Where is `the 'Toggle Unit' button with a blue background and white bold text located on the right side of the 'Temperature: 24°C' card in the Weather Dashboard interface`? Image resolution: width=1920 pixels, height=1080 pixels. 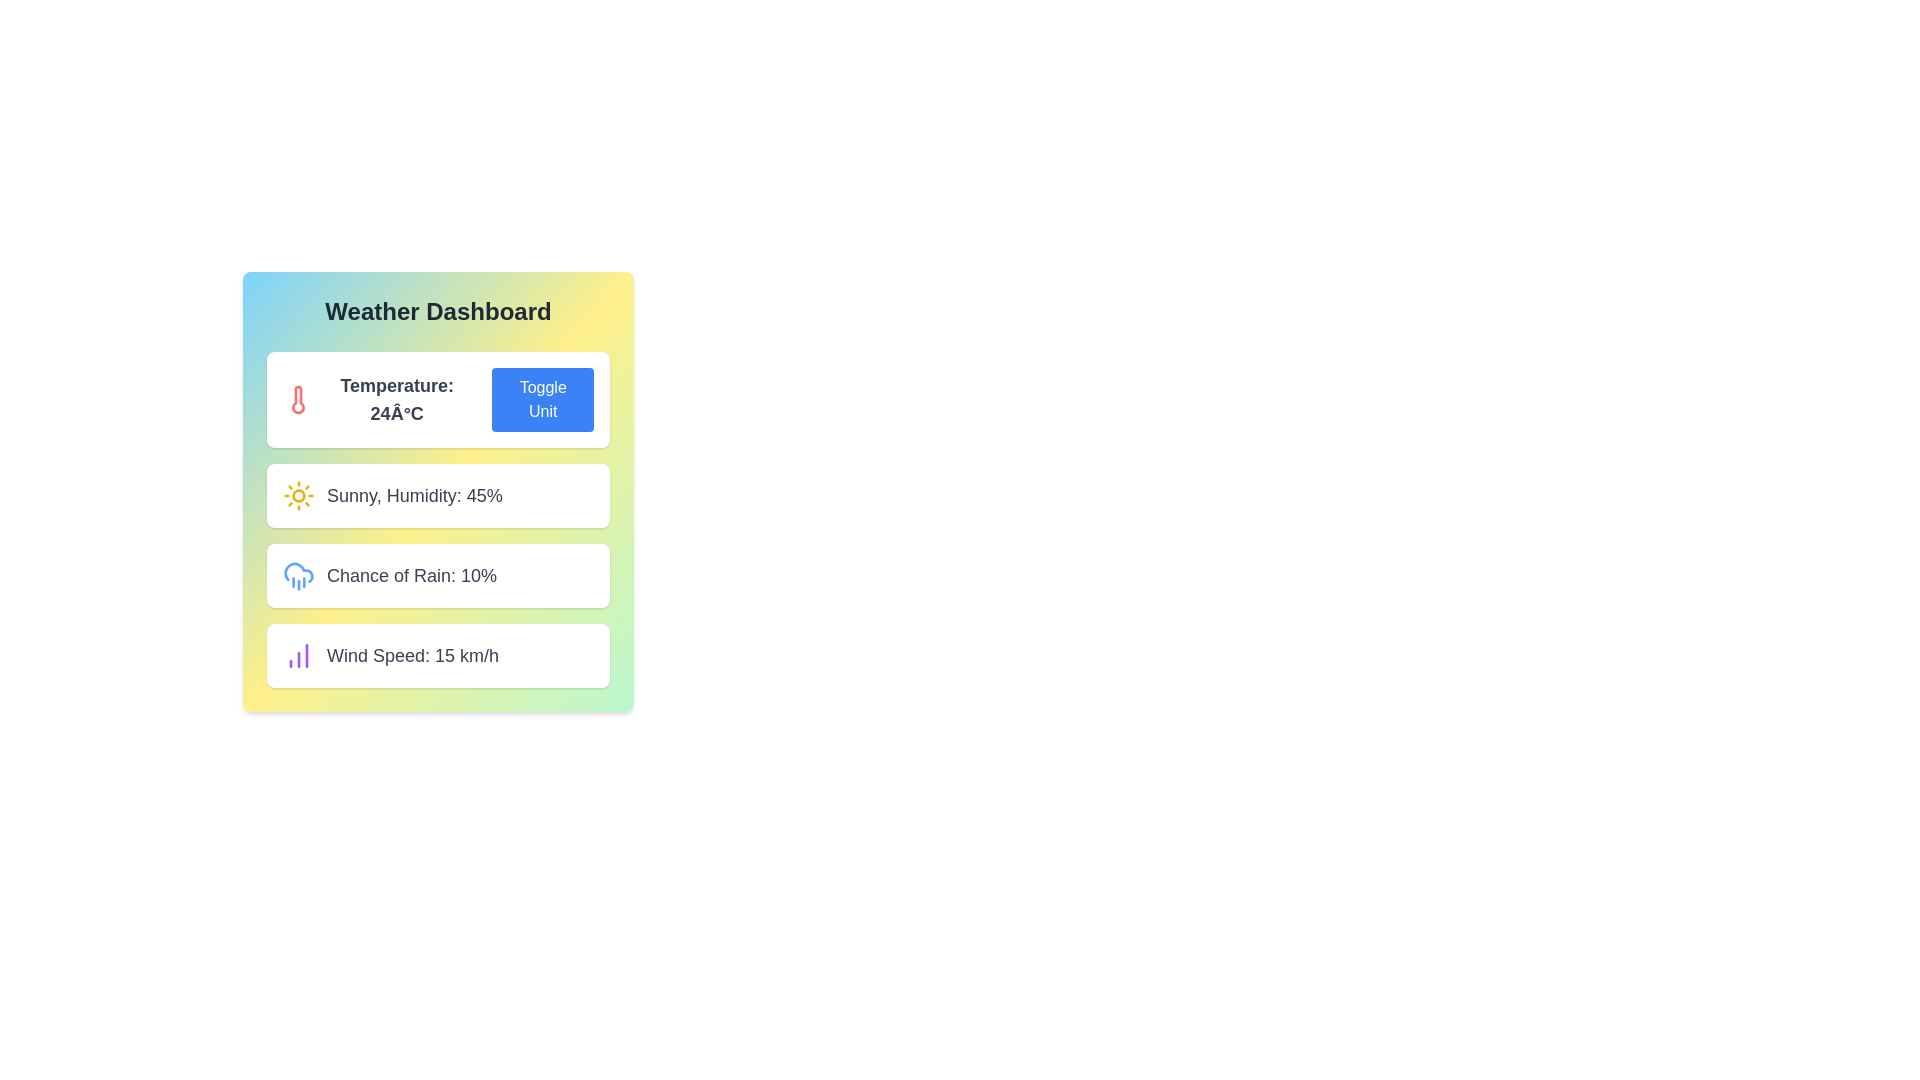 the 'Toggle Unit' button with a blue background and white bold text located on the right side of the 'Temperature: 24°C' card in the Weather Dashboard interface is located at coordinates (543, 400).